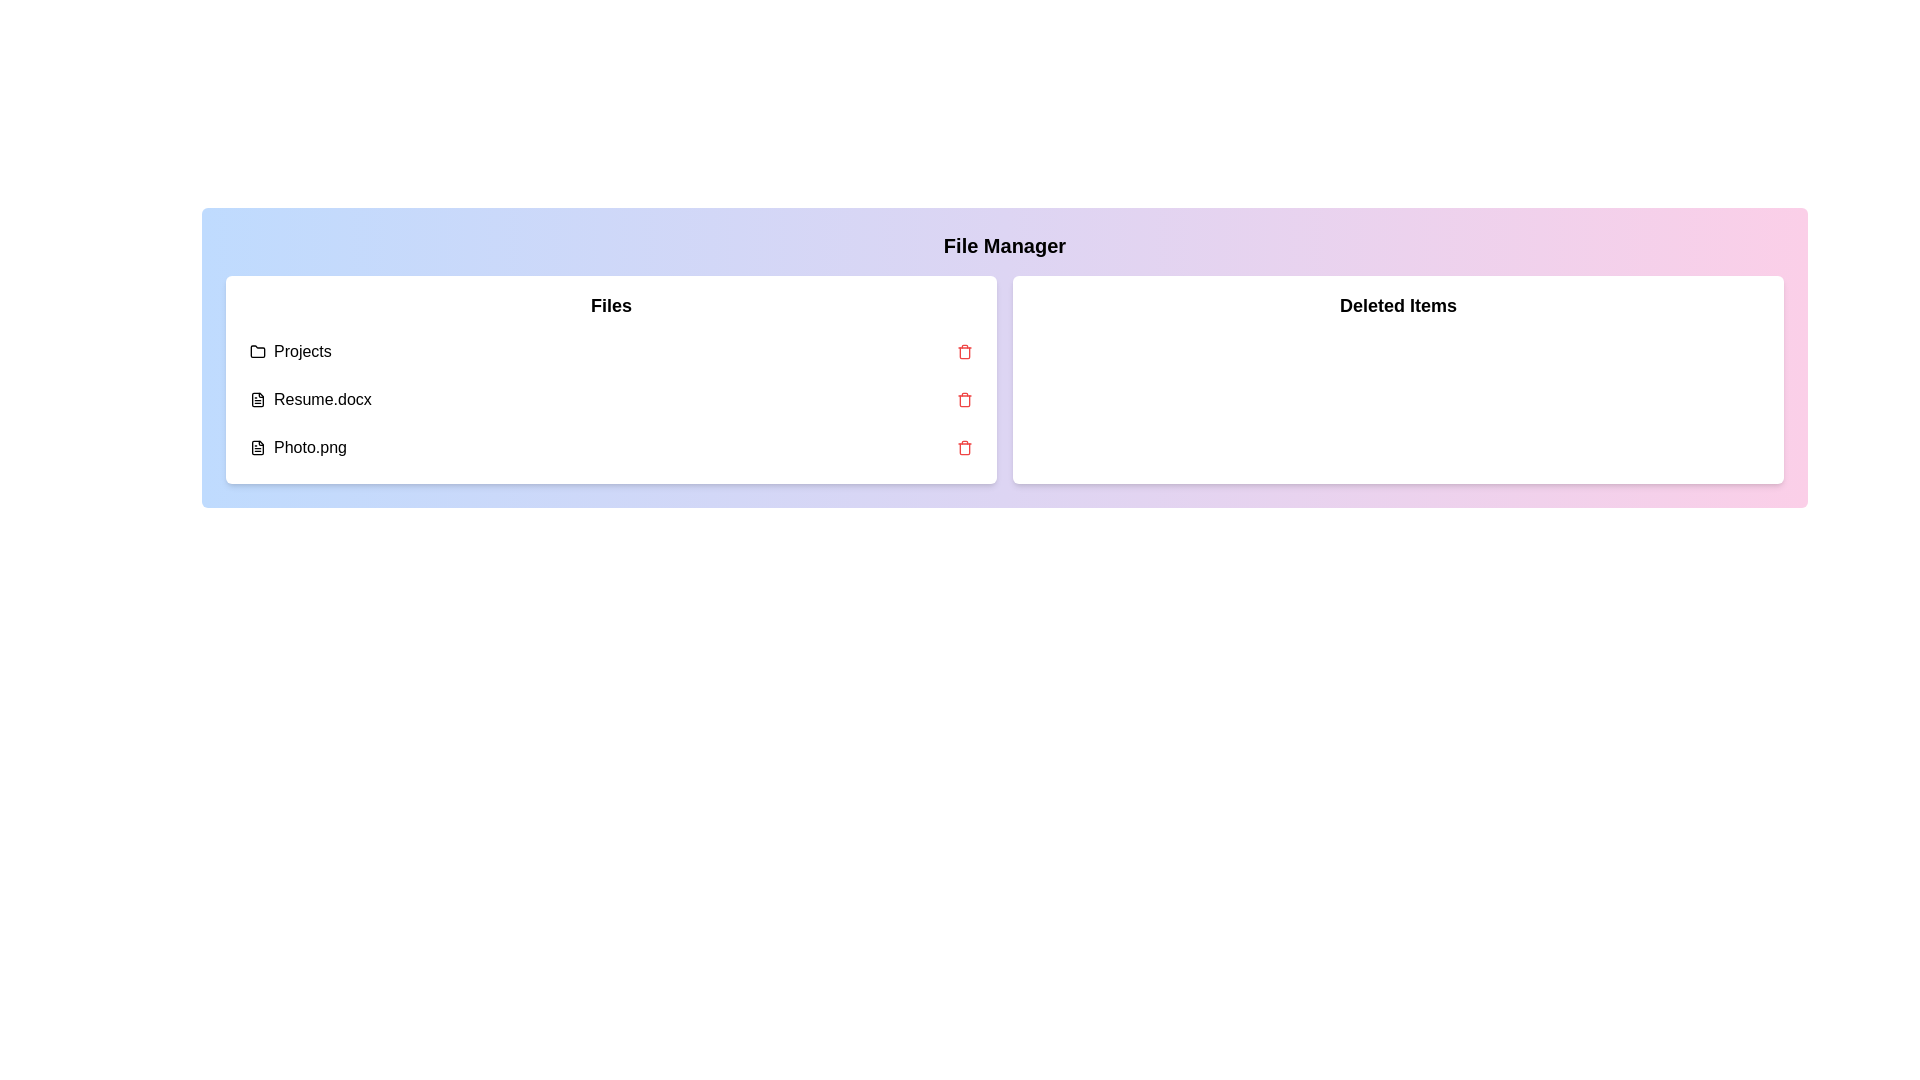 The width and height of the screenshot is (1920, 1080). I want to click on delete button next to the file Resume.docx, so click(964, 400).